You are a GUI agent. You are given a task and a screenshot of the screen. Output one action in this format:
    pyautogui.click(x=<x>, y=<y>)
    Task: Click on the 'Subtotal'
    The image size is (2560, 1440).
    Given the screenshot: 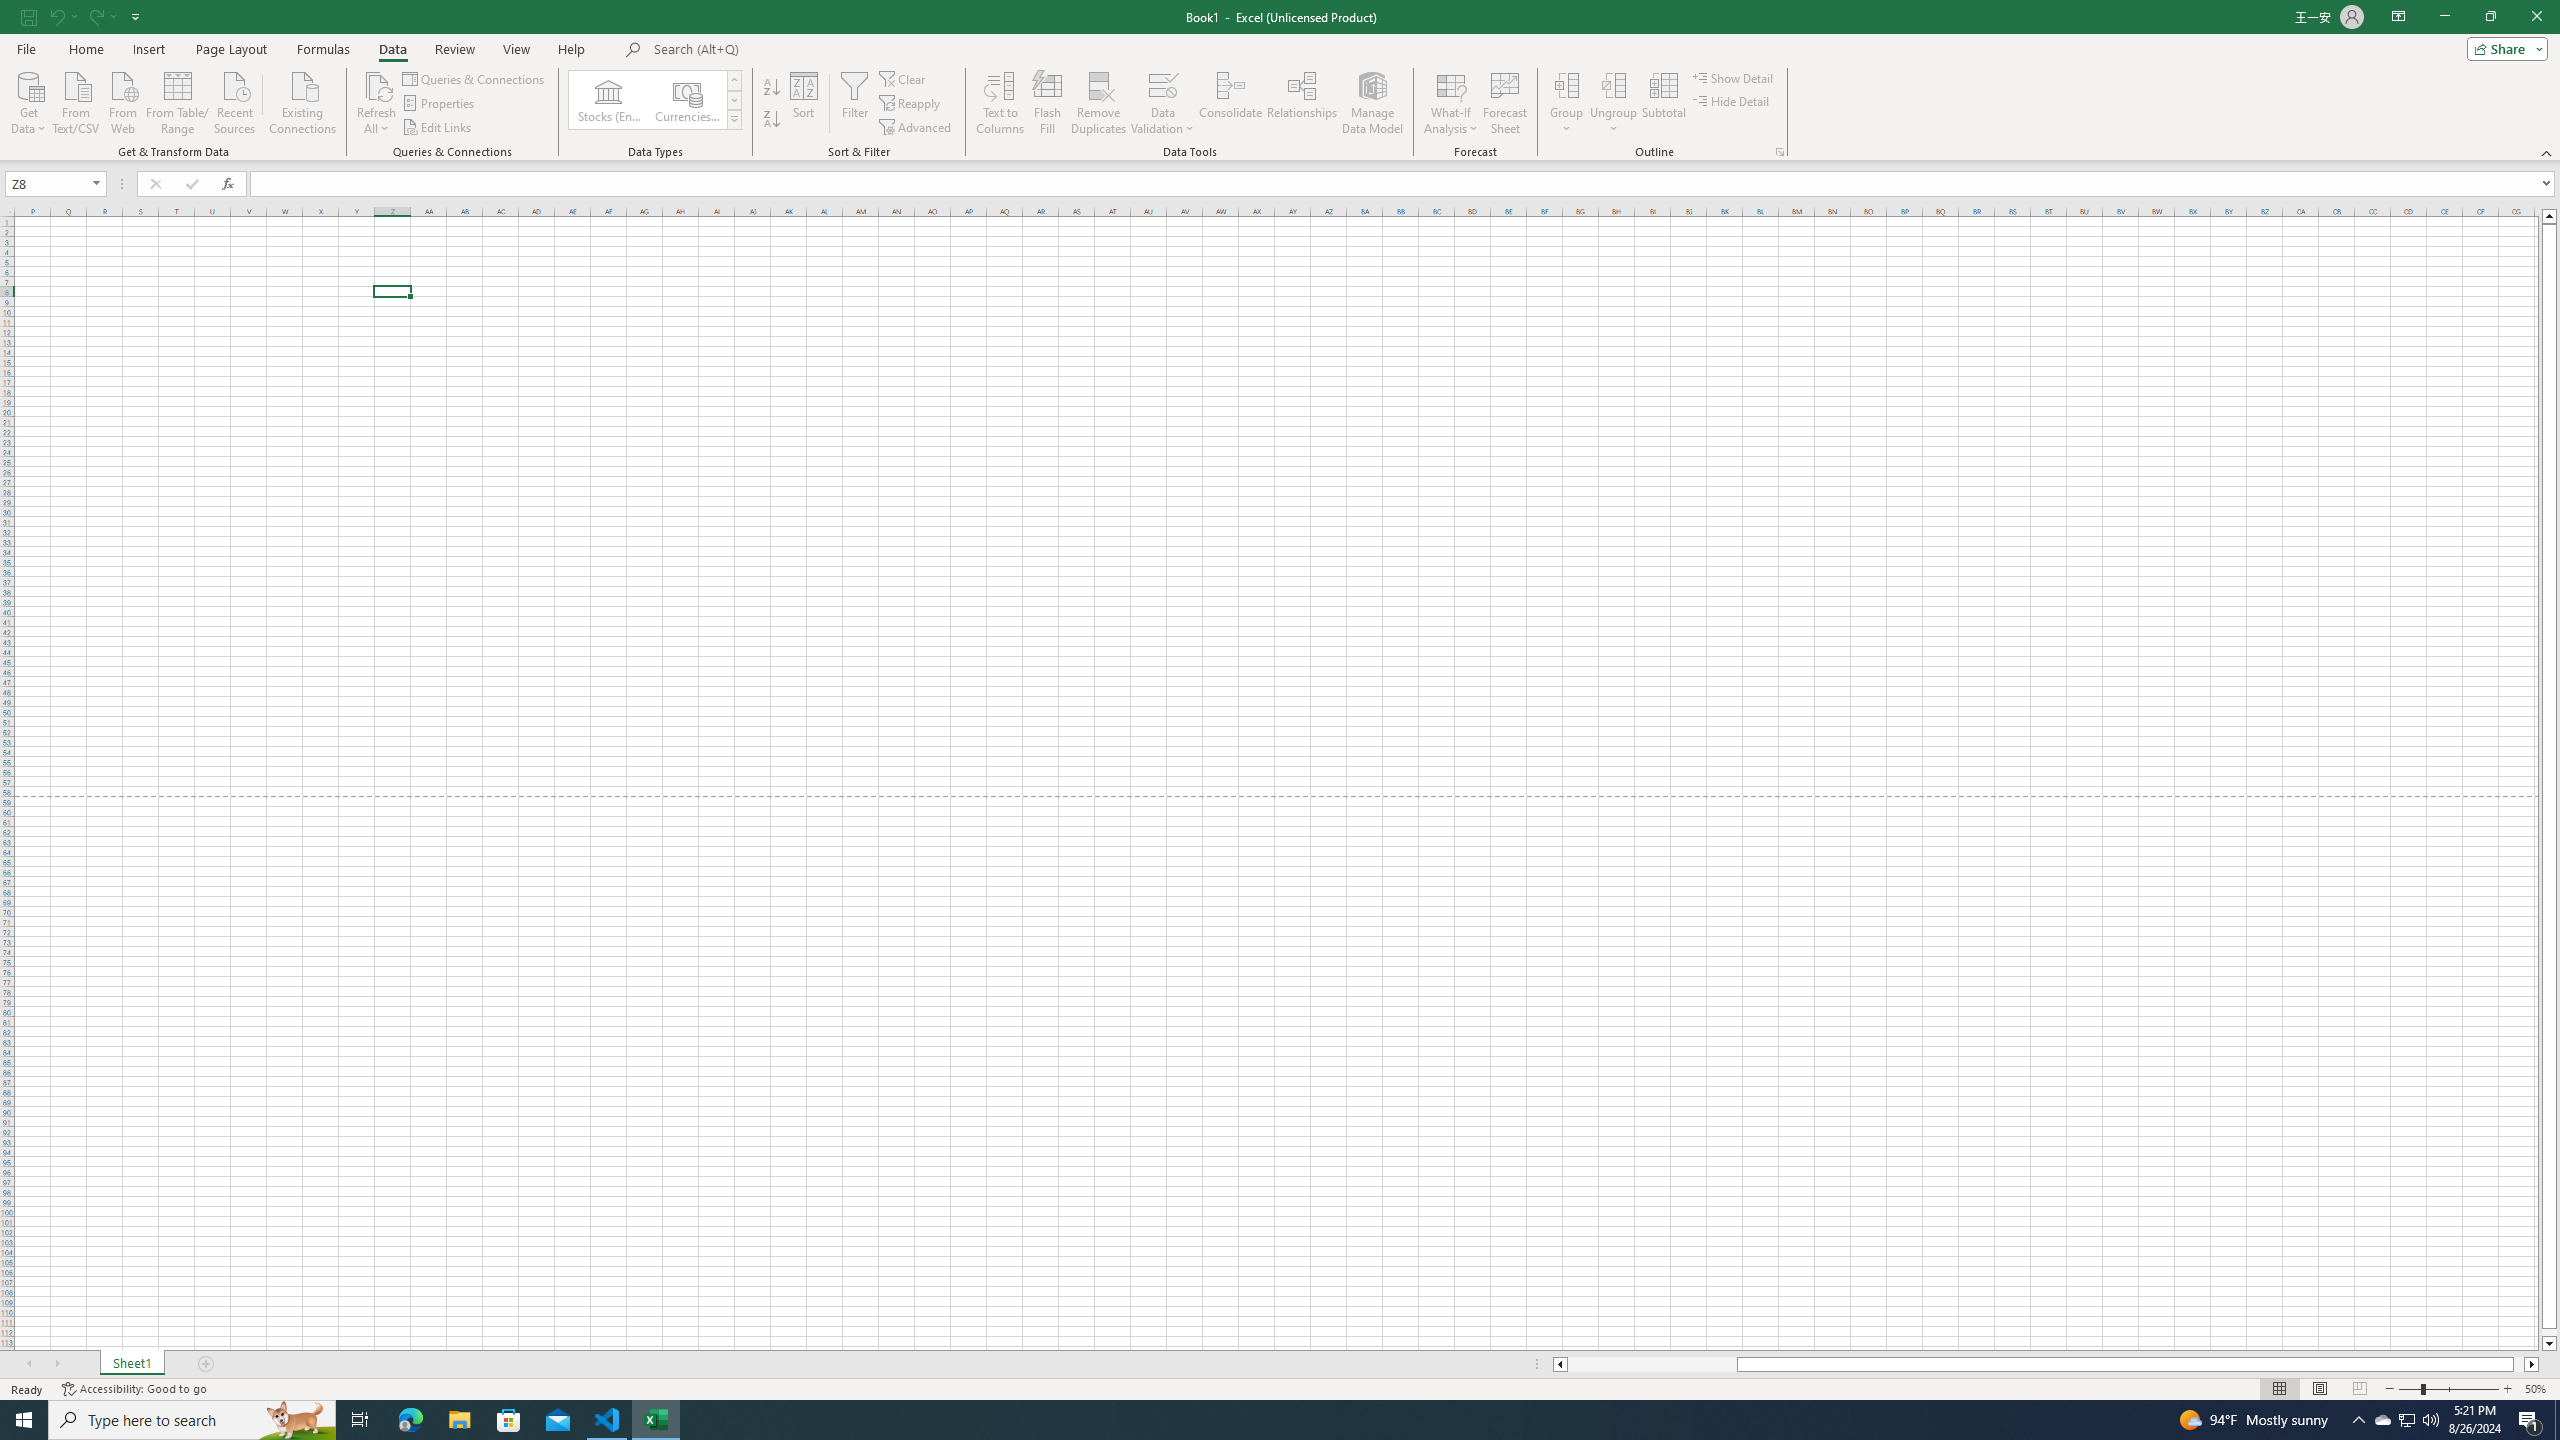 What is the action you would take?
    pyautogui.click(x=1664, y=103)
    